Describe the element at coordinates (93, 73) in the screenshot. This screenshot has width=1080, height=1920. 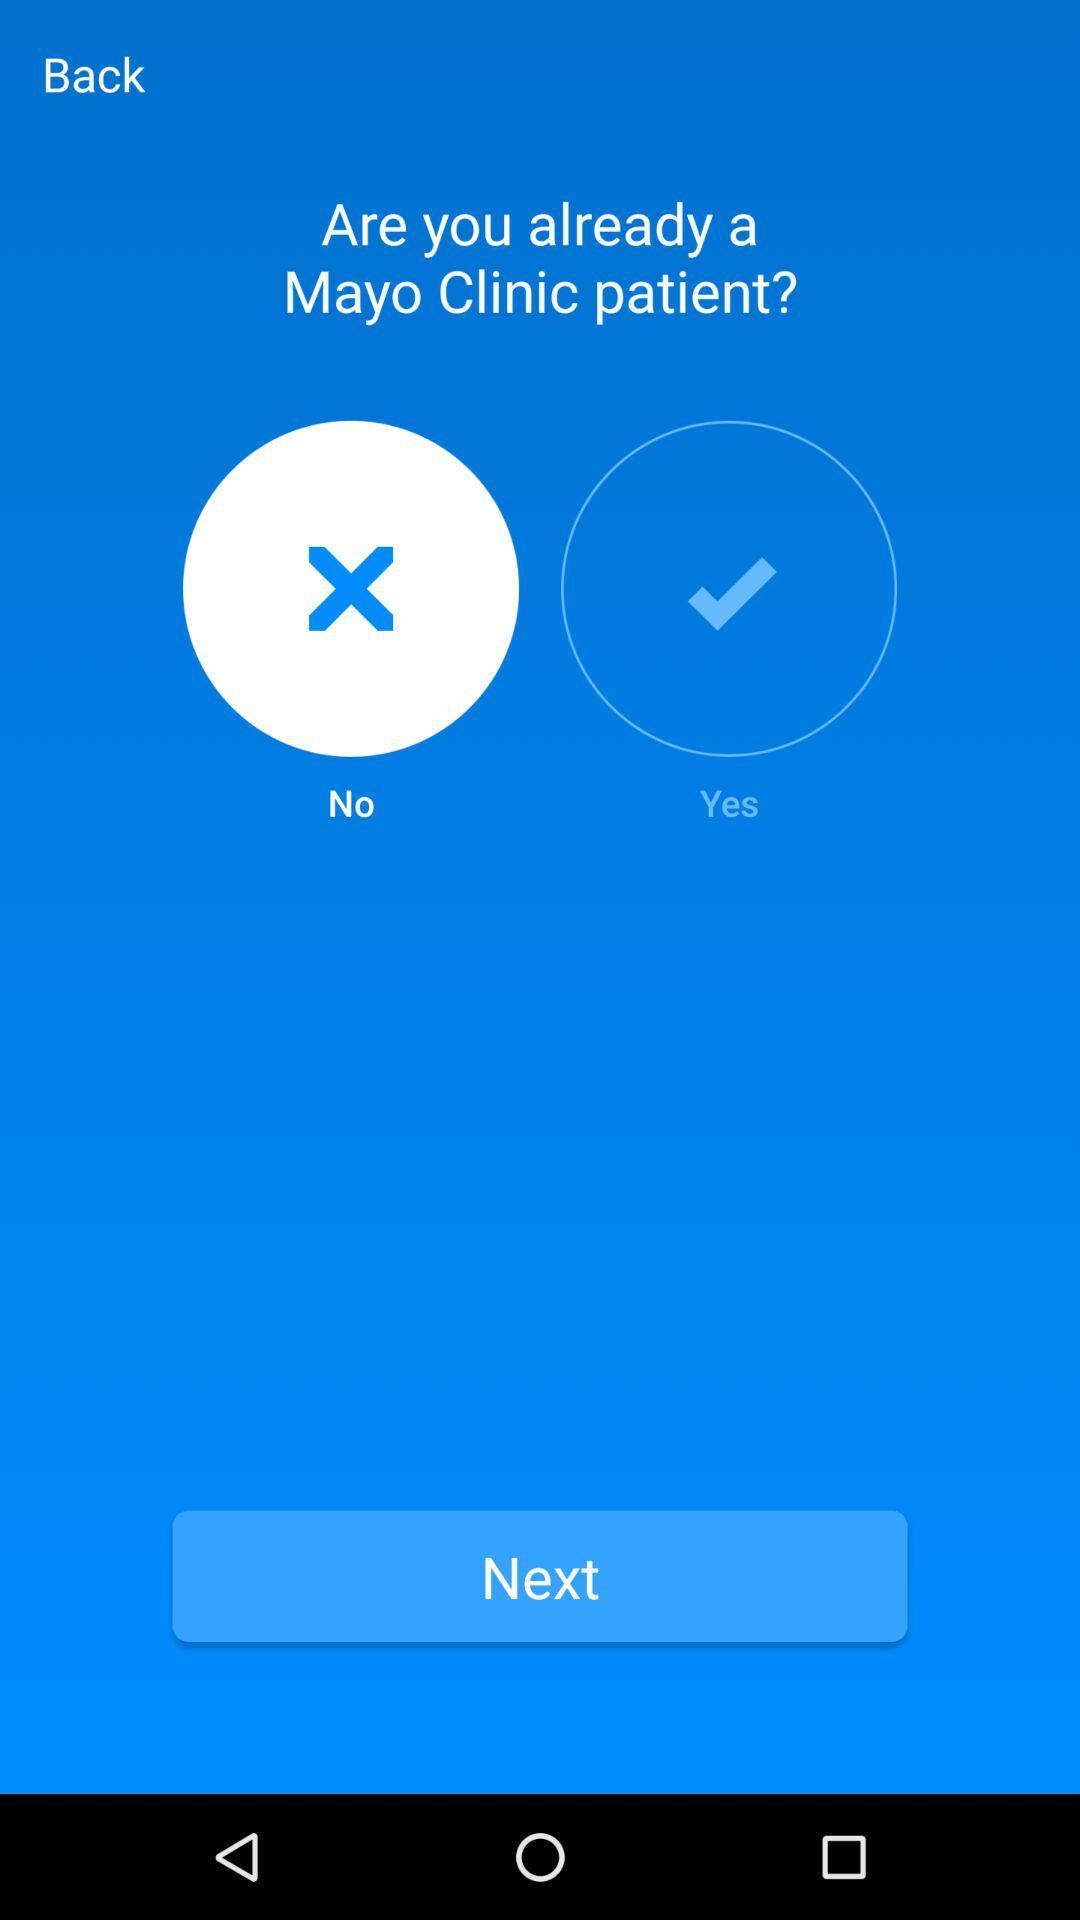
I see `back icon` at that location.